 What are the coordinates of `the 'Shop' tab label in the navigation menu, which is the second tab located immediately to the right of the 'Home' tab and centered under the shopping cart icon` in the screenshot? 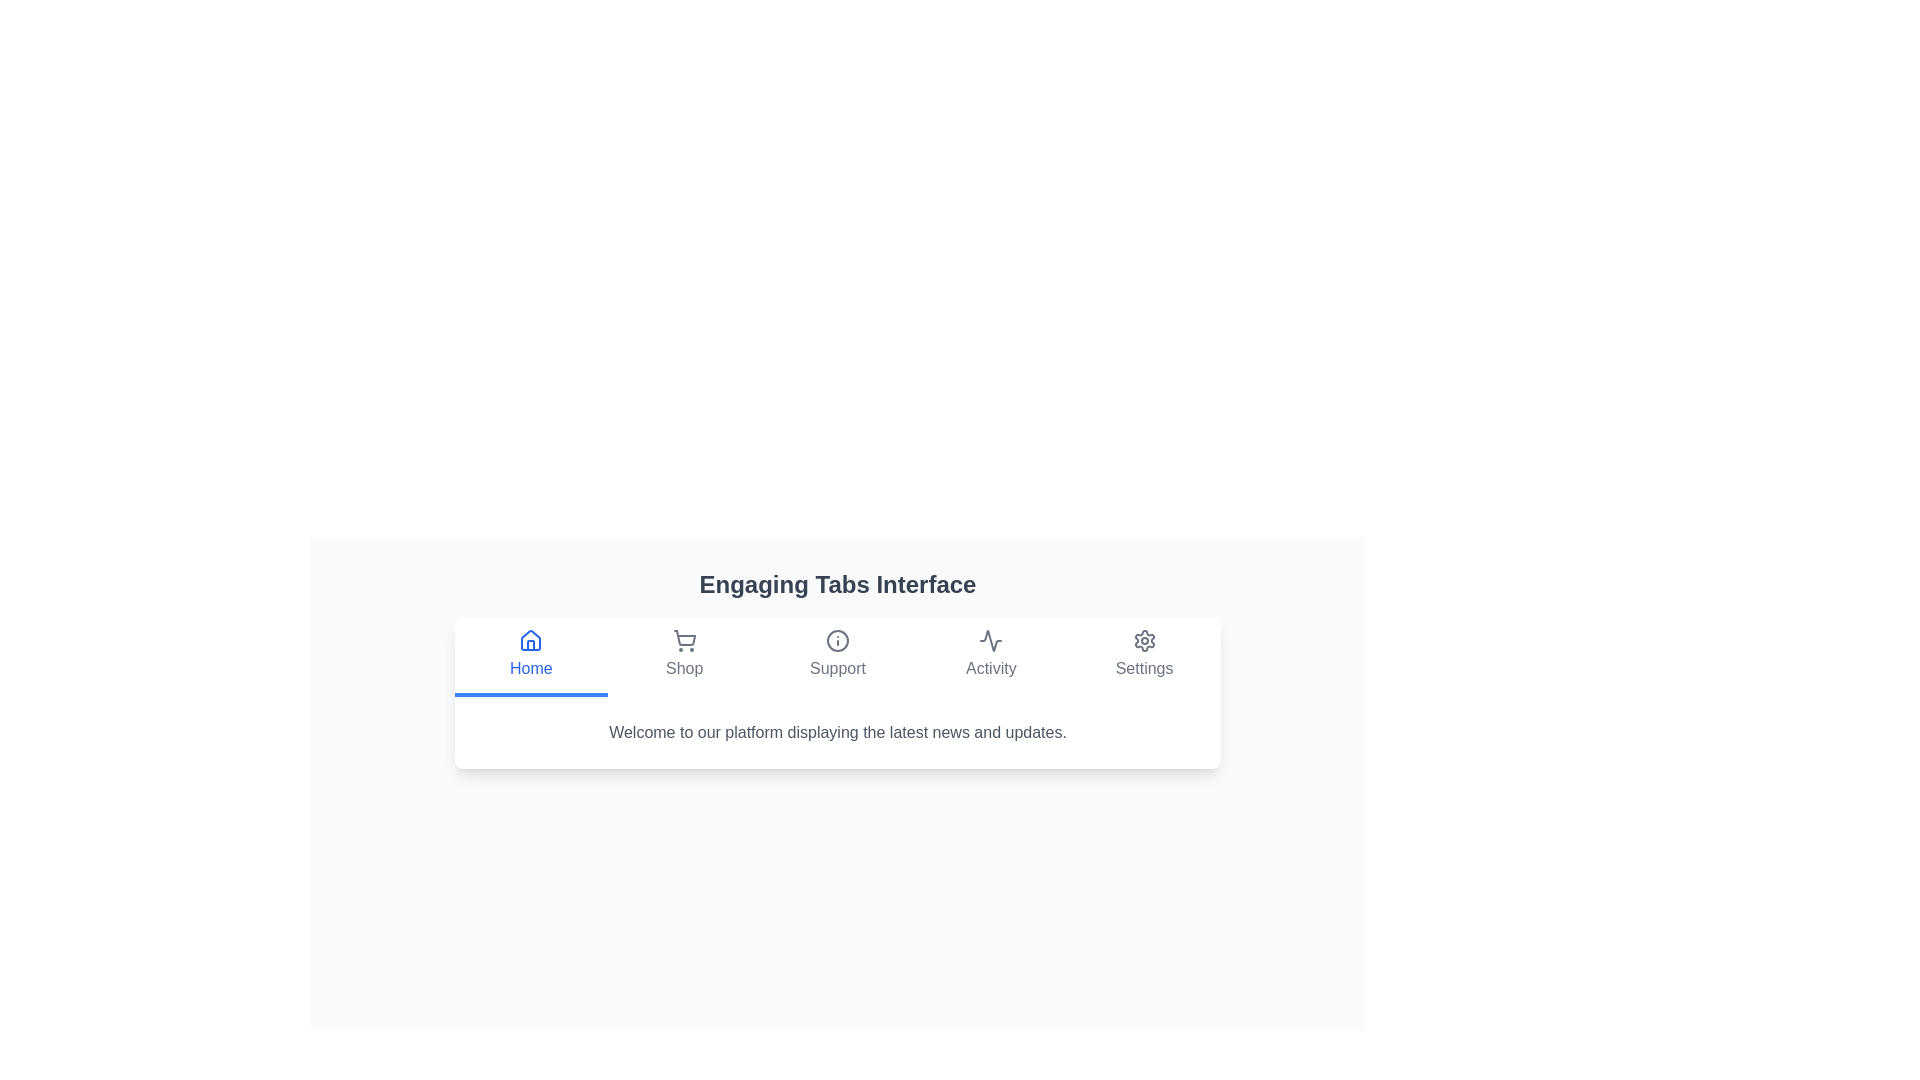 It's located at (684, 668).